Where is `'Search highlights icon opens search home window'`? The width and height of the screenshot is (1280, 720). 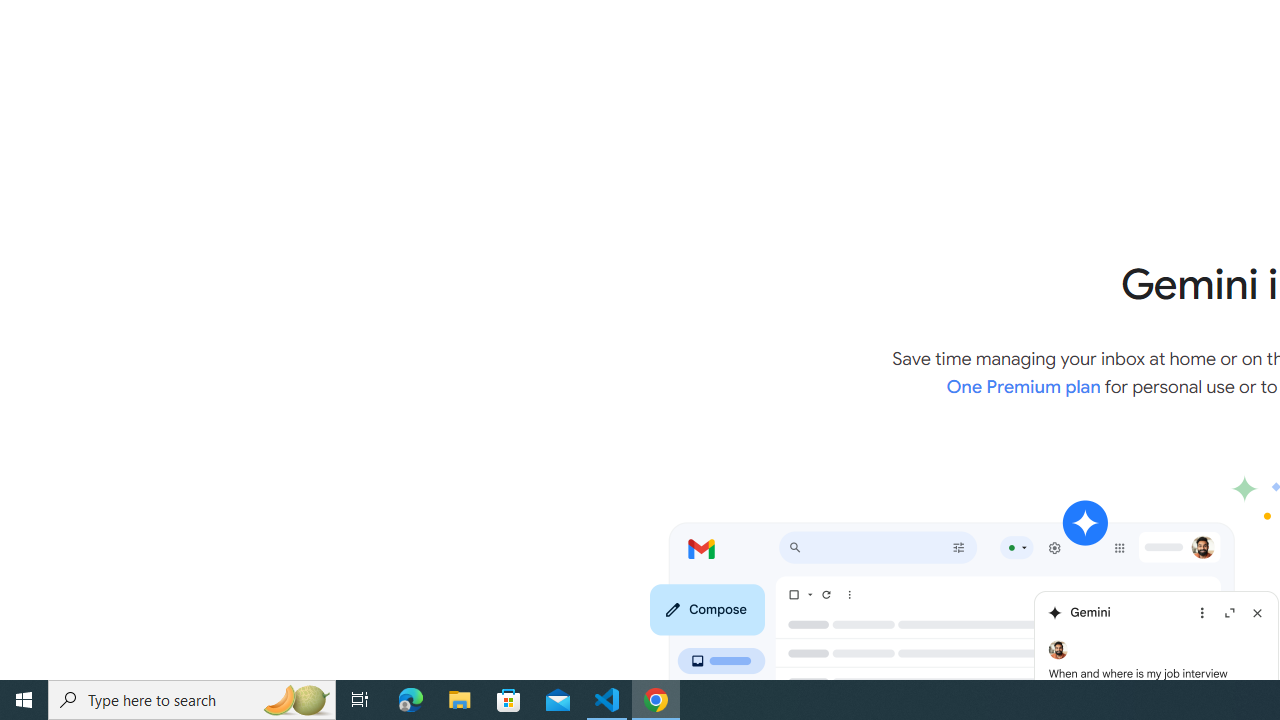
'Search highlights icon opens search home window' is located at coordinates (294, 698).